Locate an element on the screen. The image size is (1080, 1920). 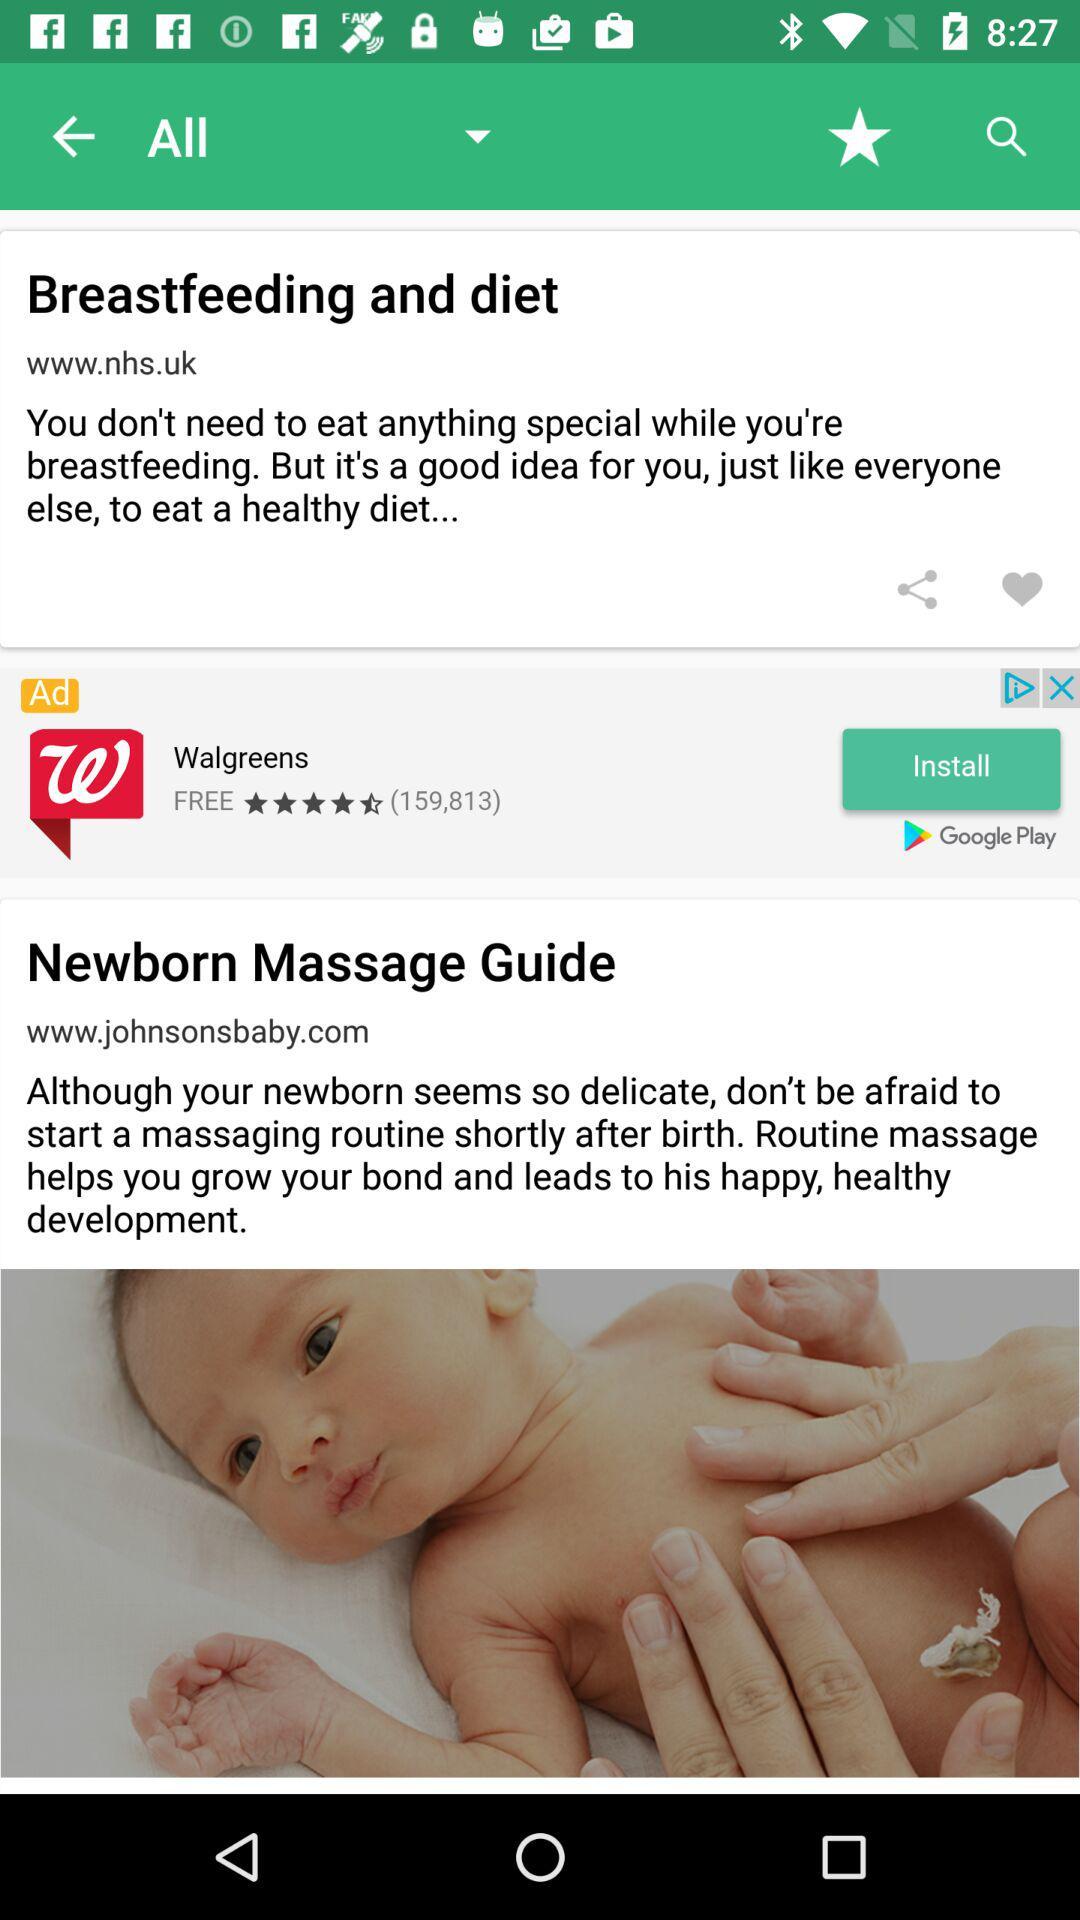
search app is located at coordinates (1006, 135).